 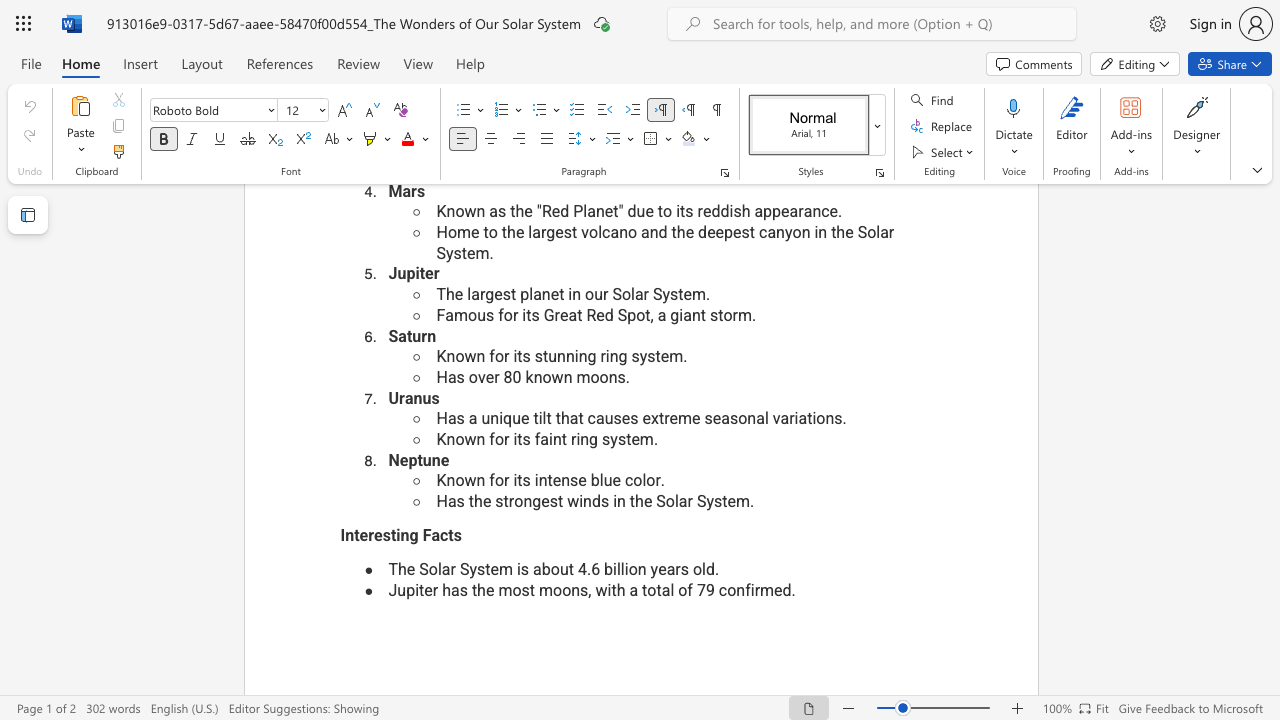 I want to click on the subset text "on years ol" within the text "The Solar System is about 4.6 billion years old.", so click(x=627, y=569).